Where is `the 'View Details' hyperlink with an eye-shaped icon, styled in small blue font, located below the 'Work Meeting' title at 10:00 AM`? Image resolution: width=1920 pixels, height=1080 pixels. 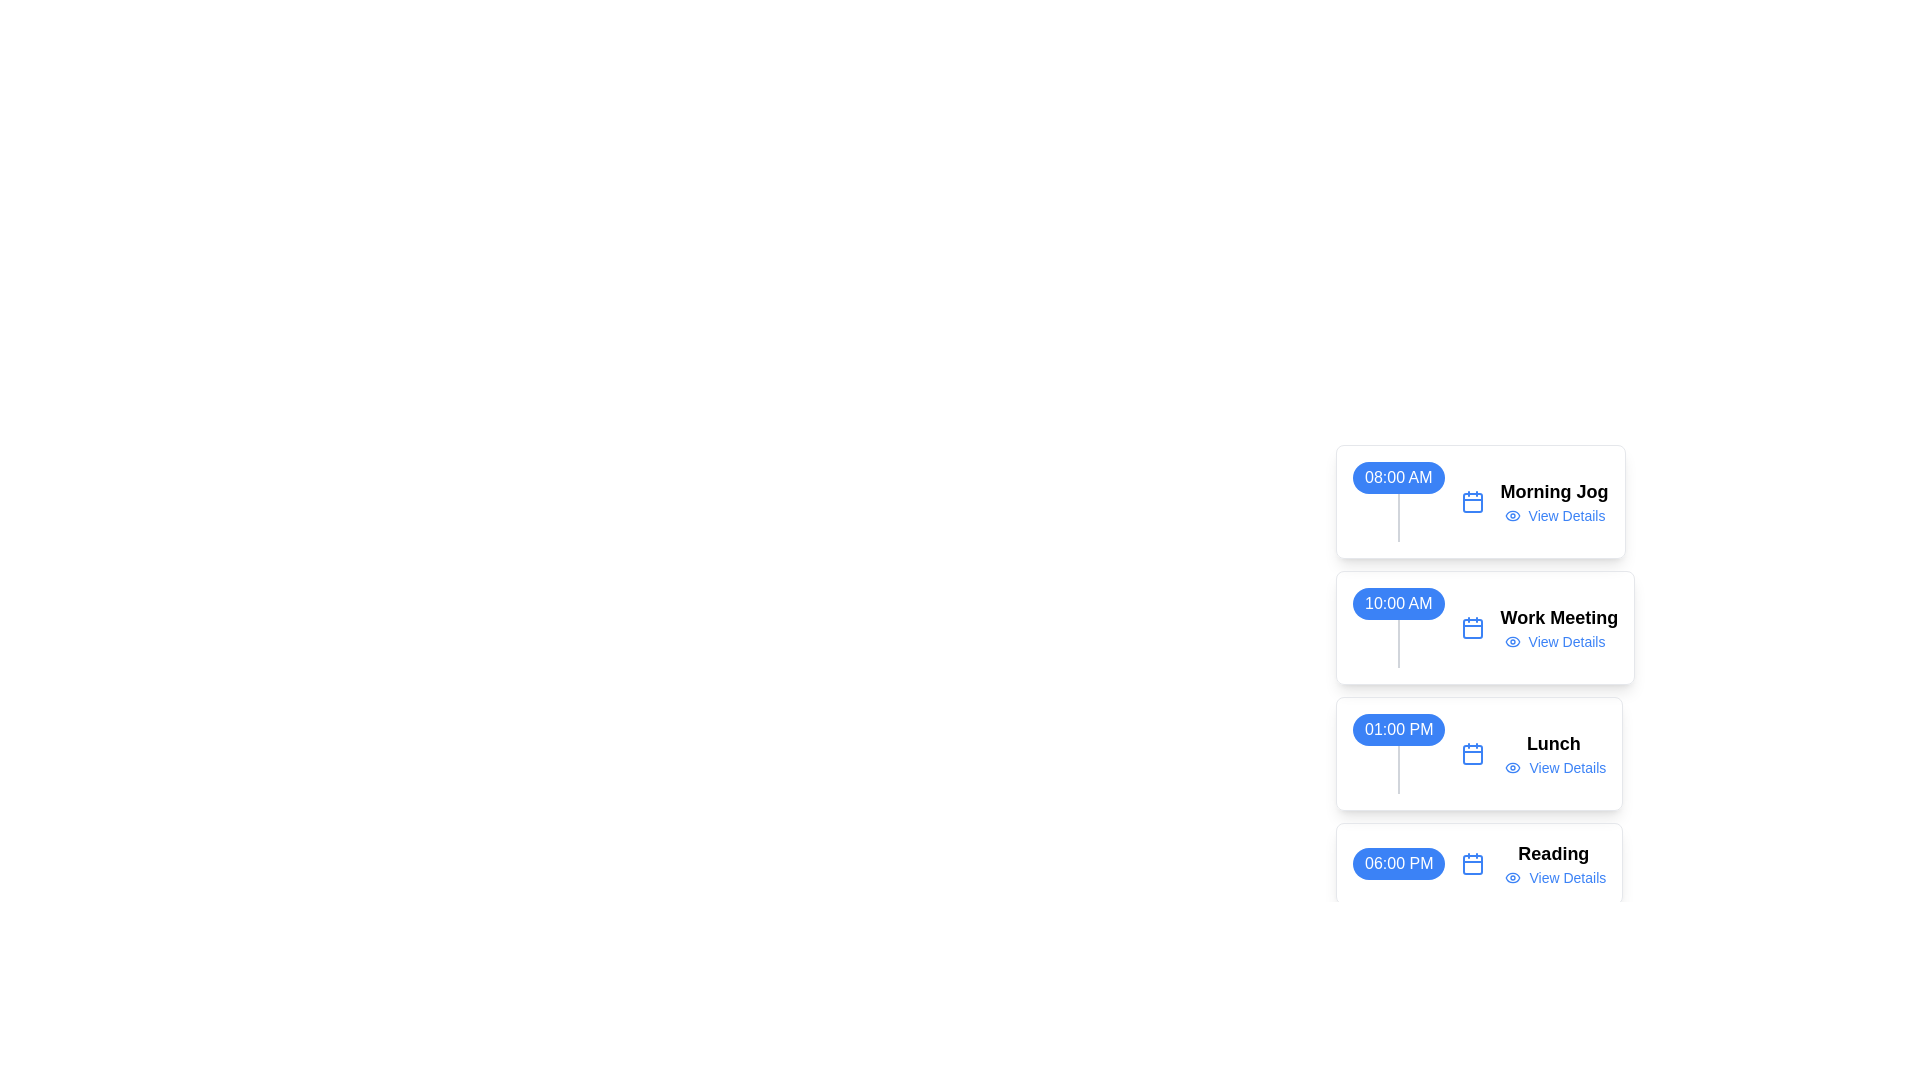
the 'View Details' hyperlink with an eye-shaped icon, styled in small blue font, located below the 'Work Meeting' title at 10:00 AM is located at coordinates (1558, 641).